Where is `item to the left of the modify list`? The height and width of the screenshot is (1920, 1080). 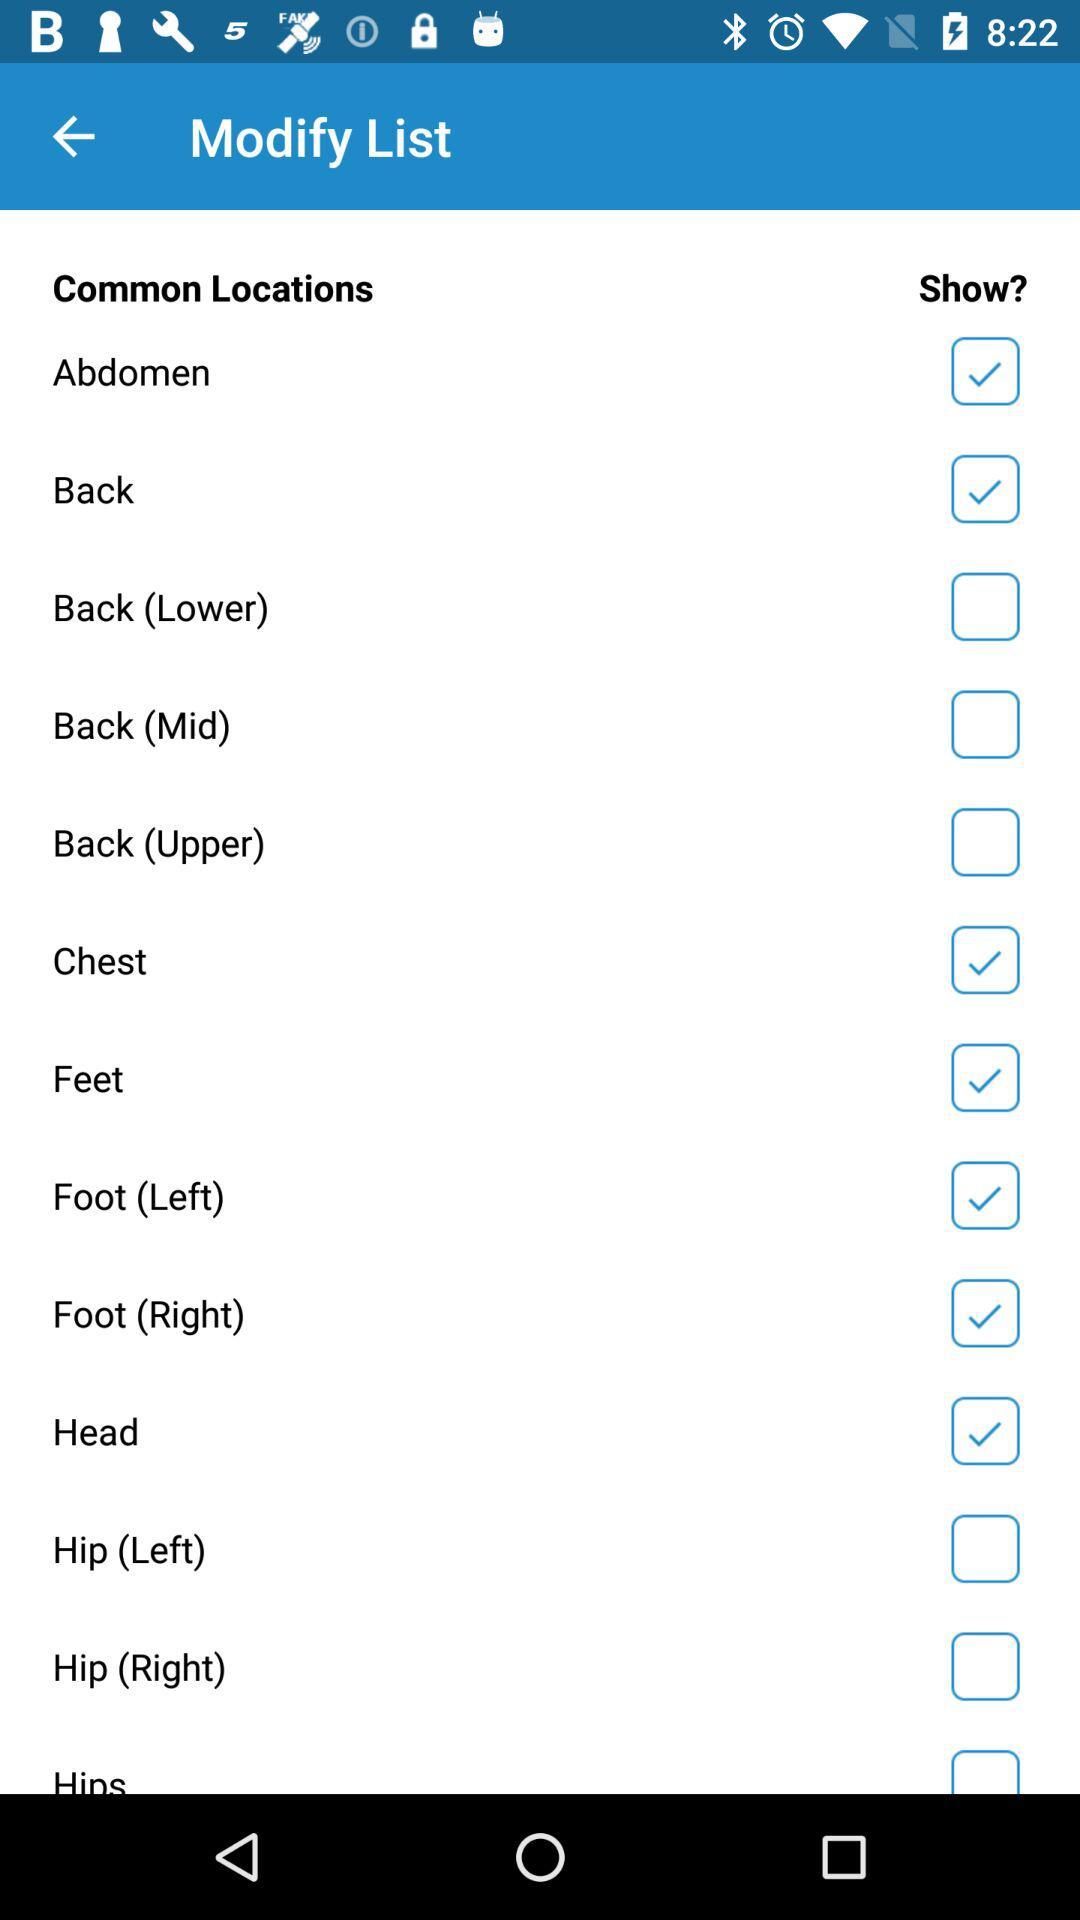 item to the left of the modify list is located at coordinates (72, 135).